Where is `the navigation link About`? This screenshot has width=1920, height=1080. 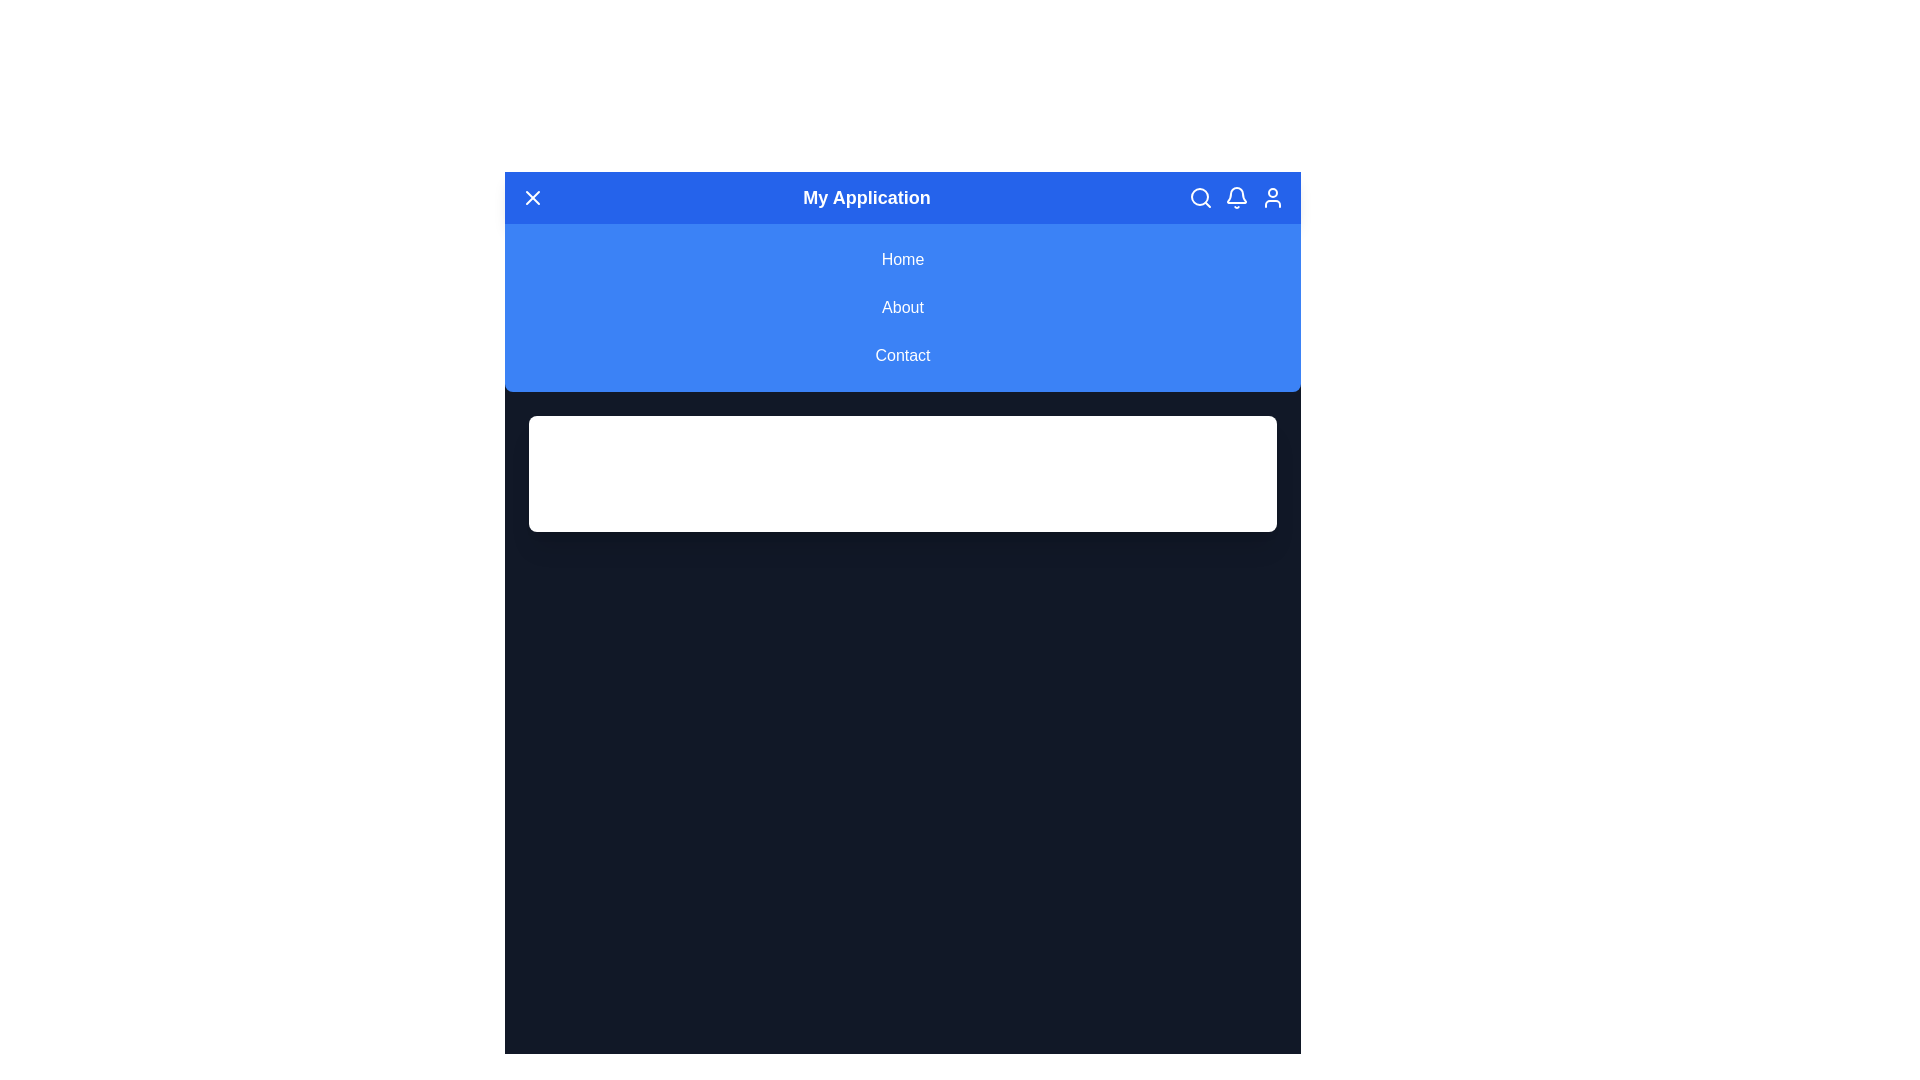
the navigation link About is located at coordinates (901, 308).